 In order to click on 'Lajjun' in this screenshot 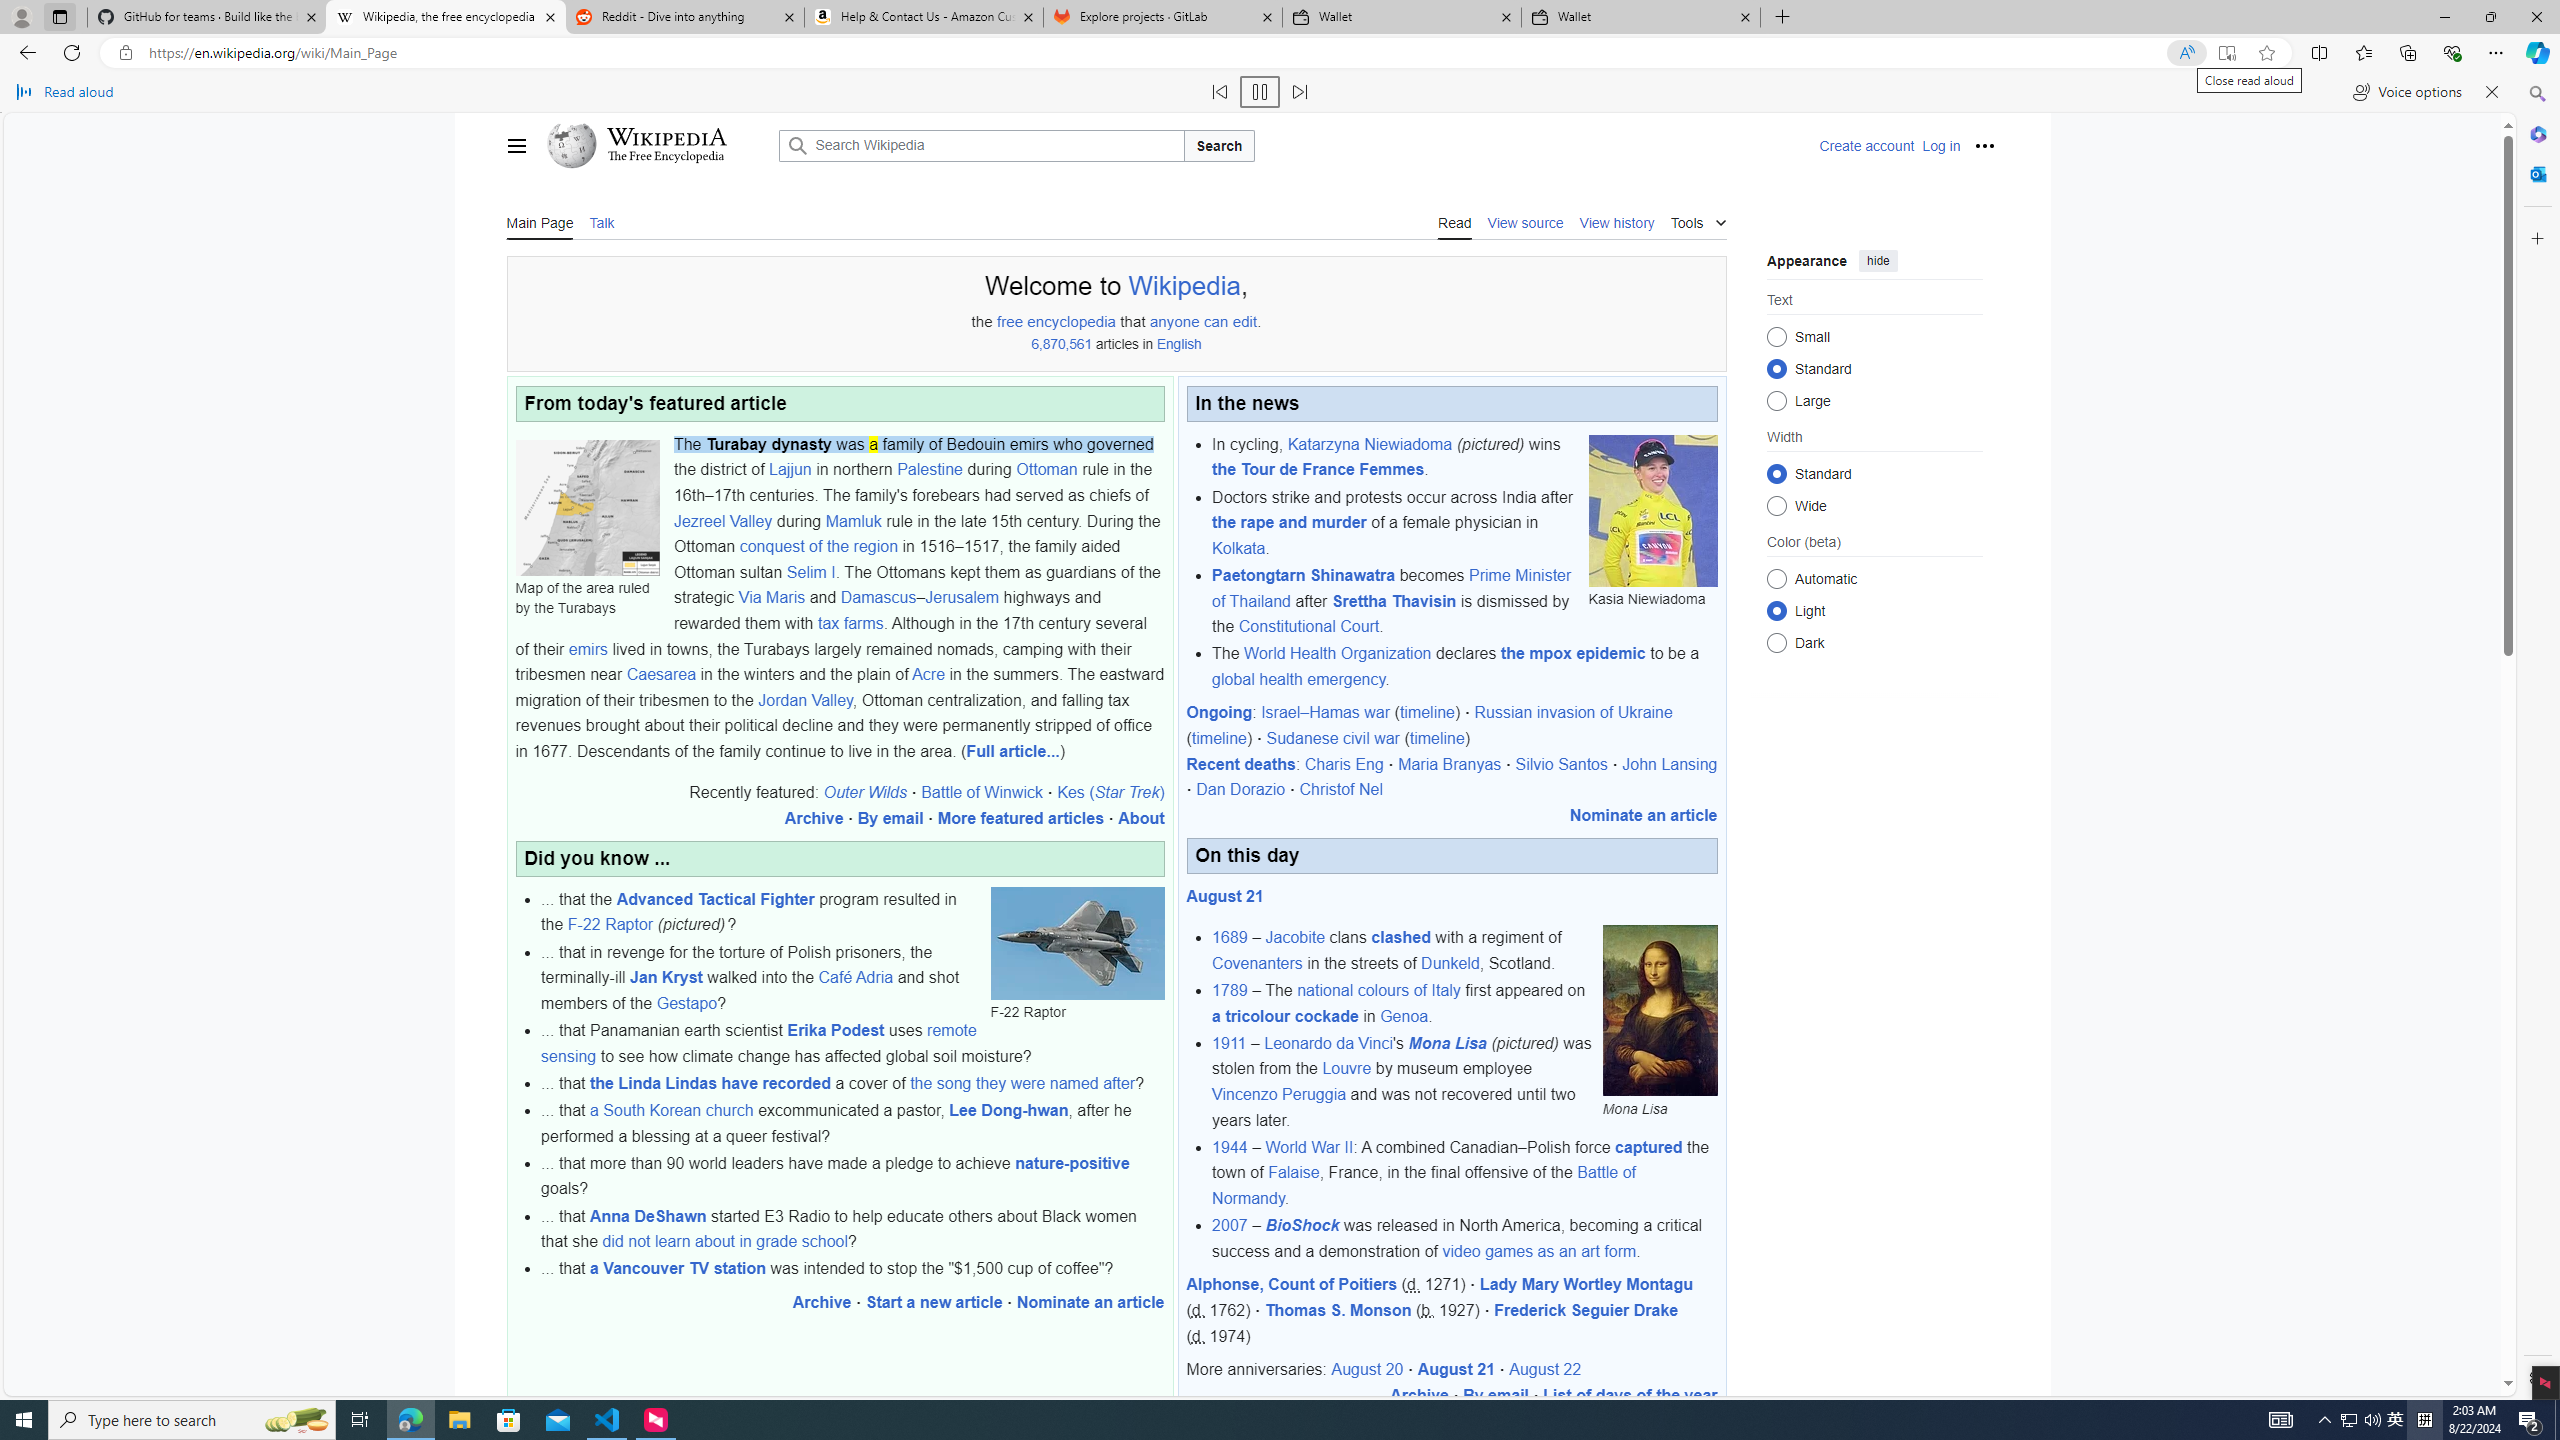, I will do `click(788, 470)`.